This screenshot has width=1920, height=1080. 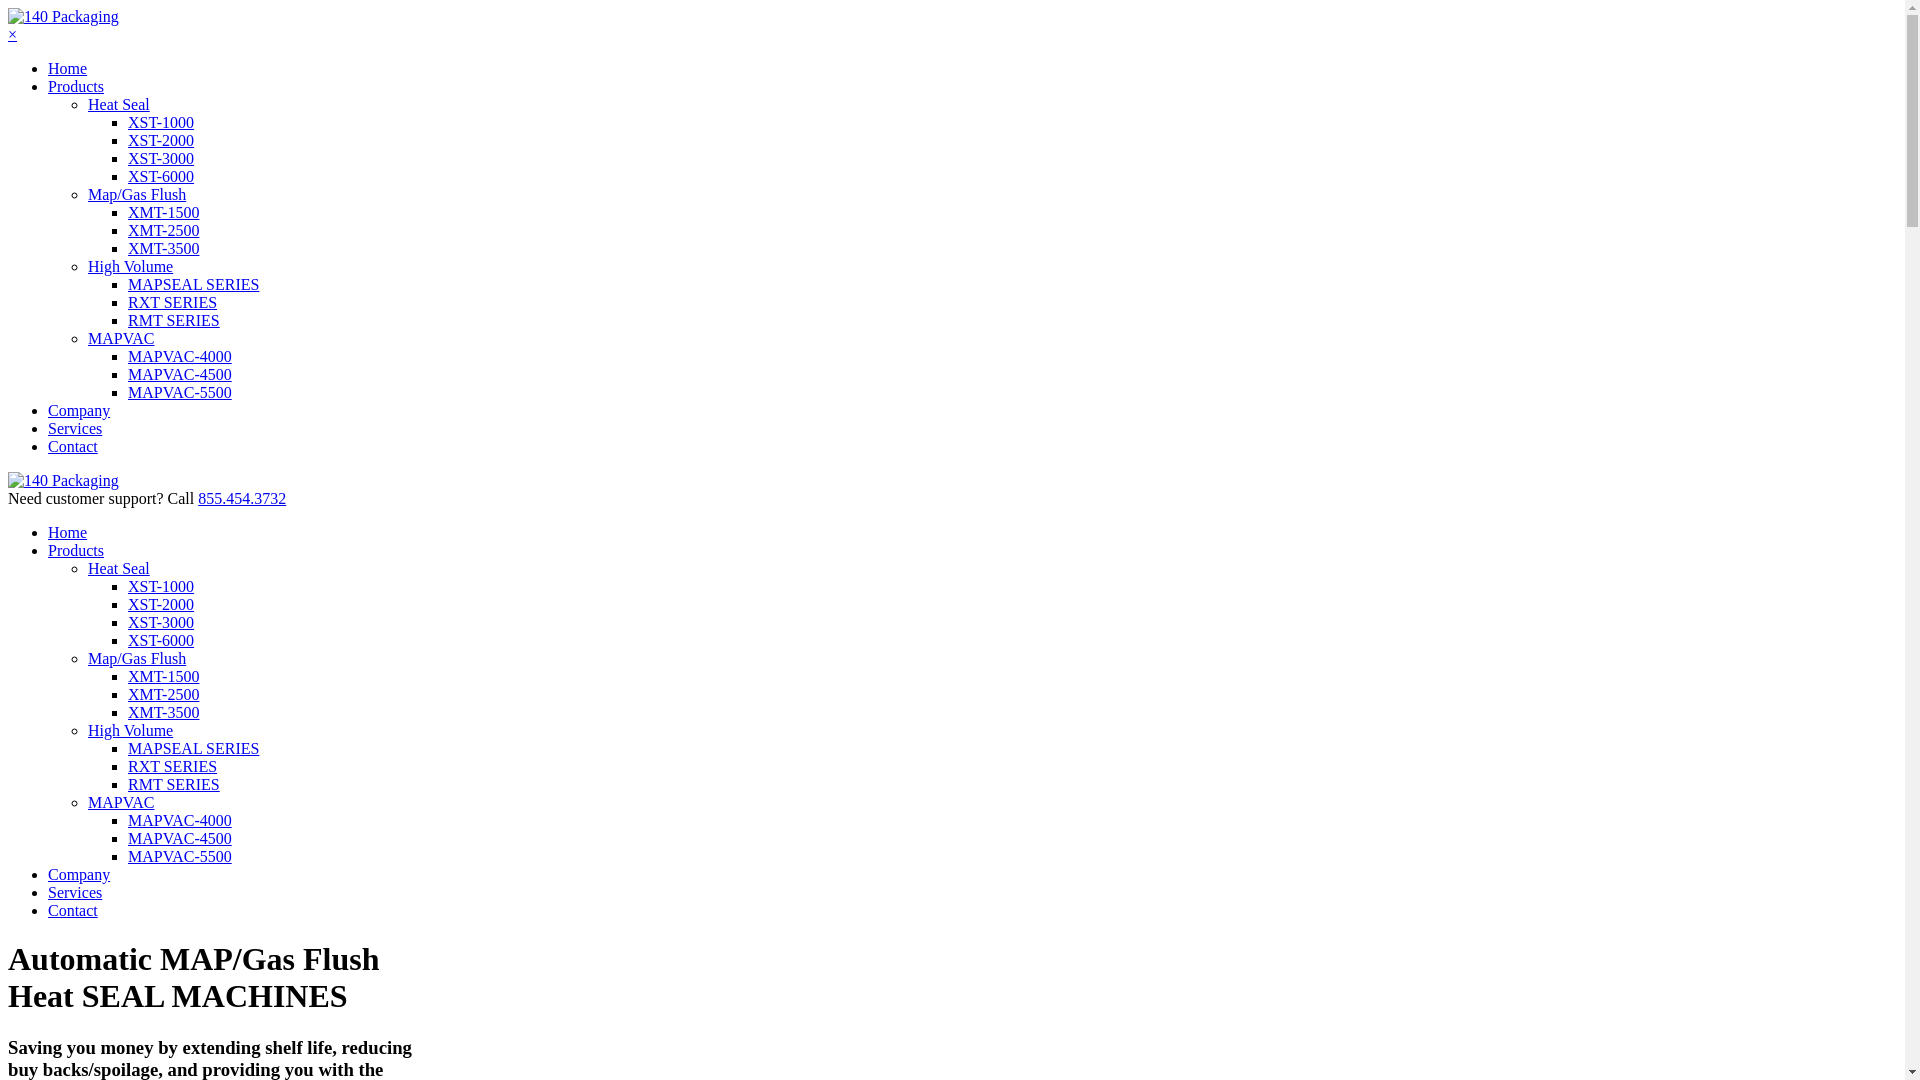 I want to click on 'XST-1000', so click(x=161, y=122).